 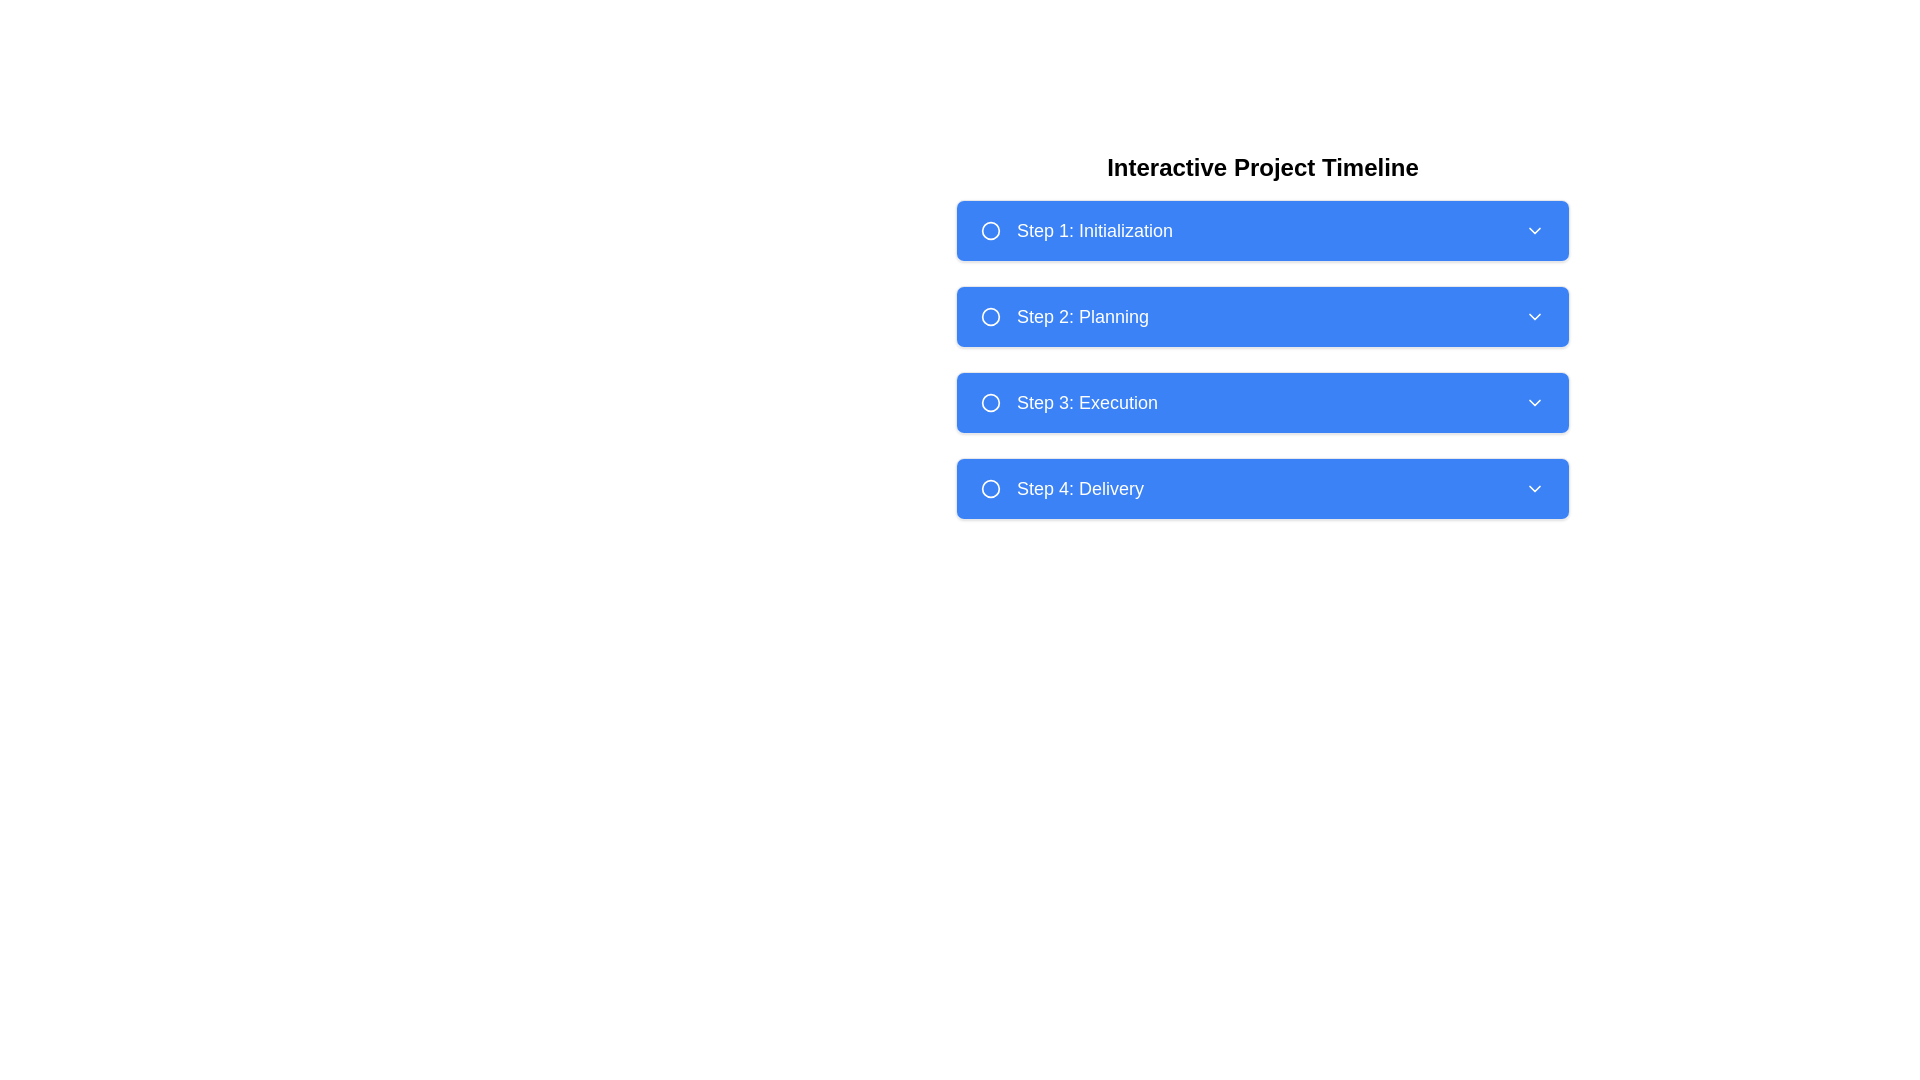 I want to click on the interactive button for the fourth step in the process timeline, located under 'Step 3: Execution', so click(x=1261, y=489).